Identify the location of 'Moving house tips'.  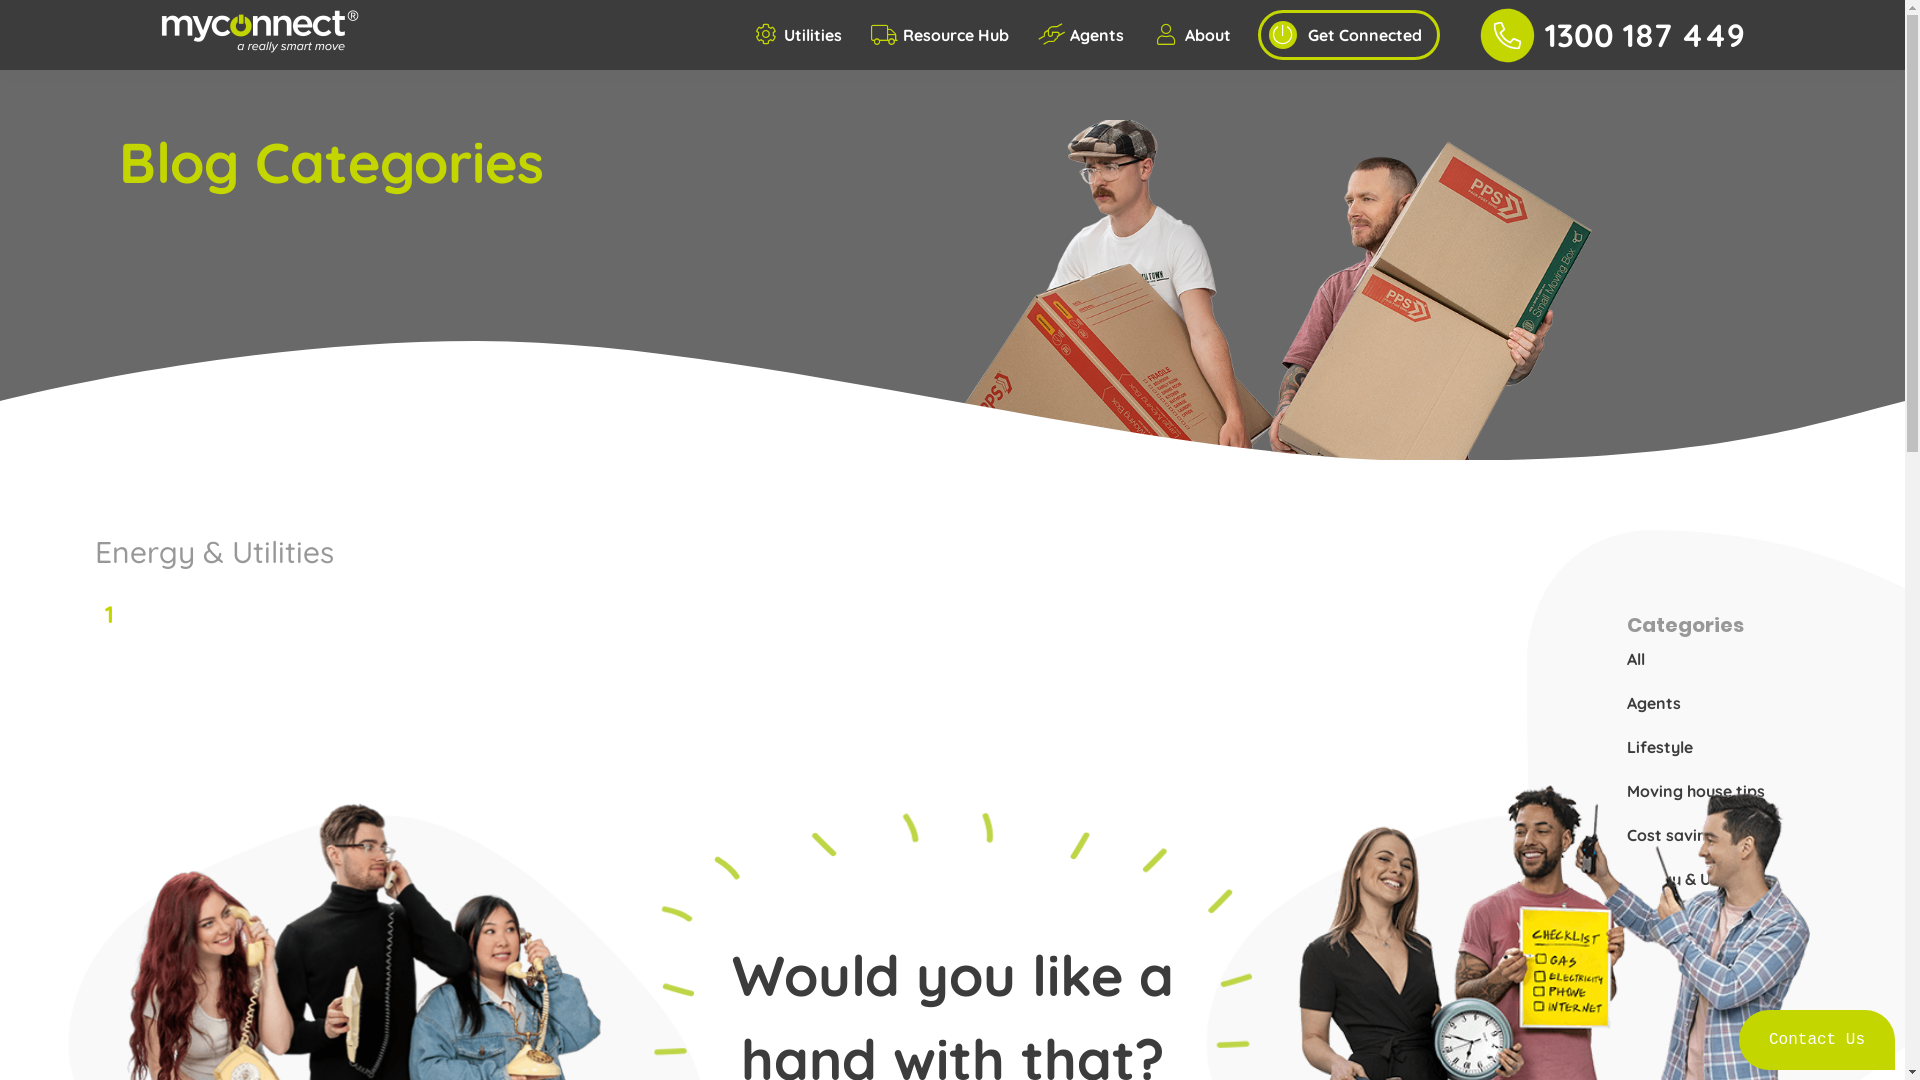
(1694, 789).